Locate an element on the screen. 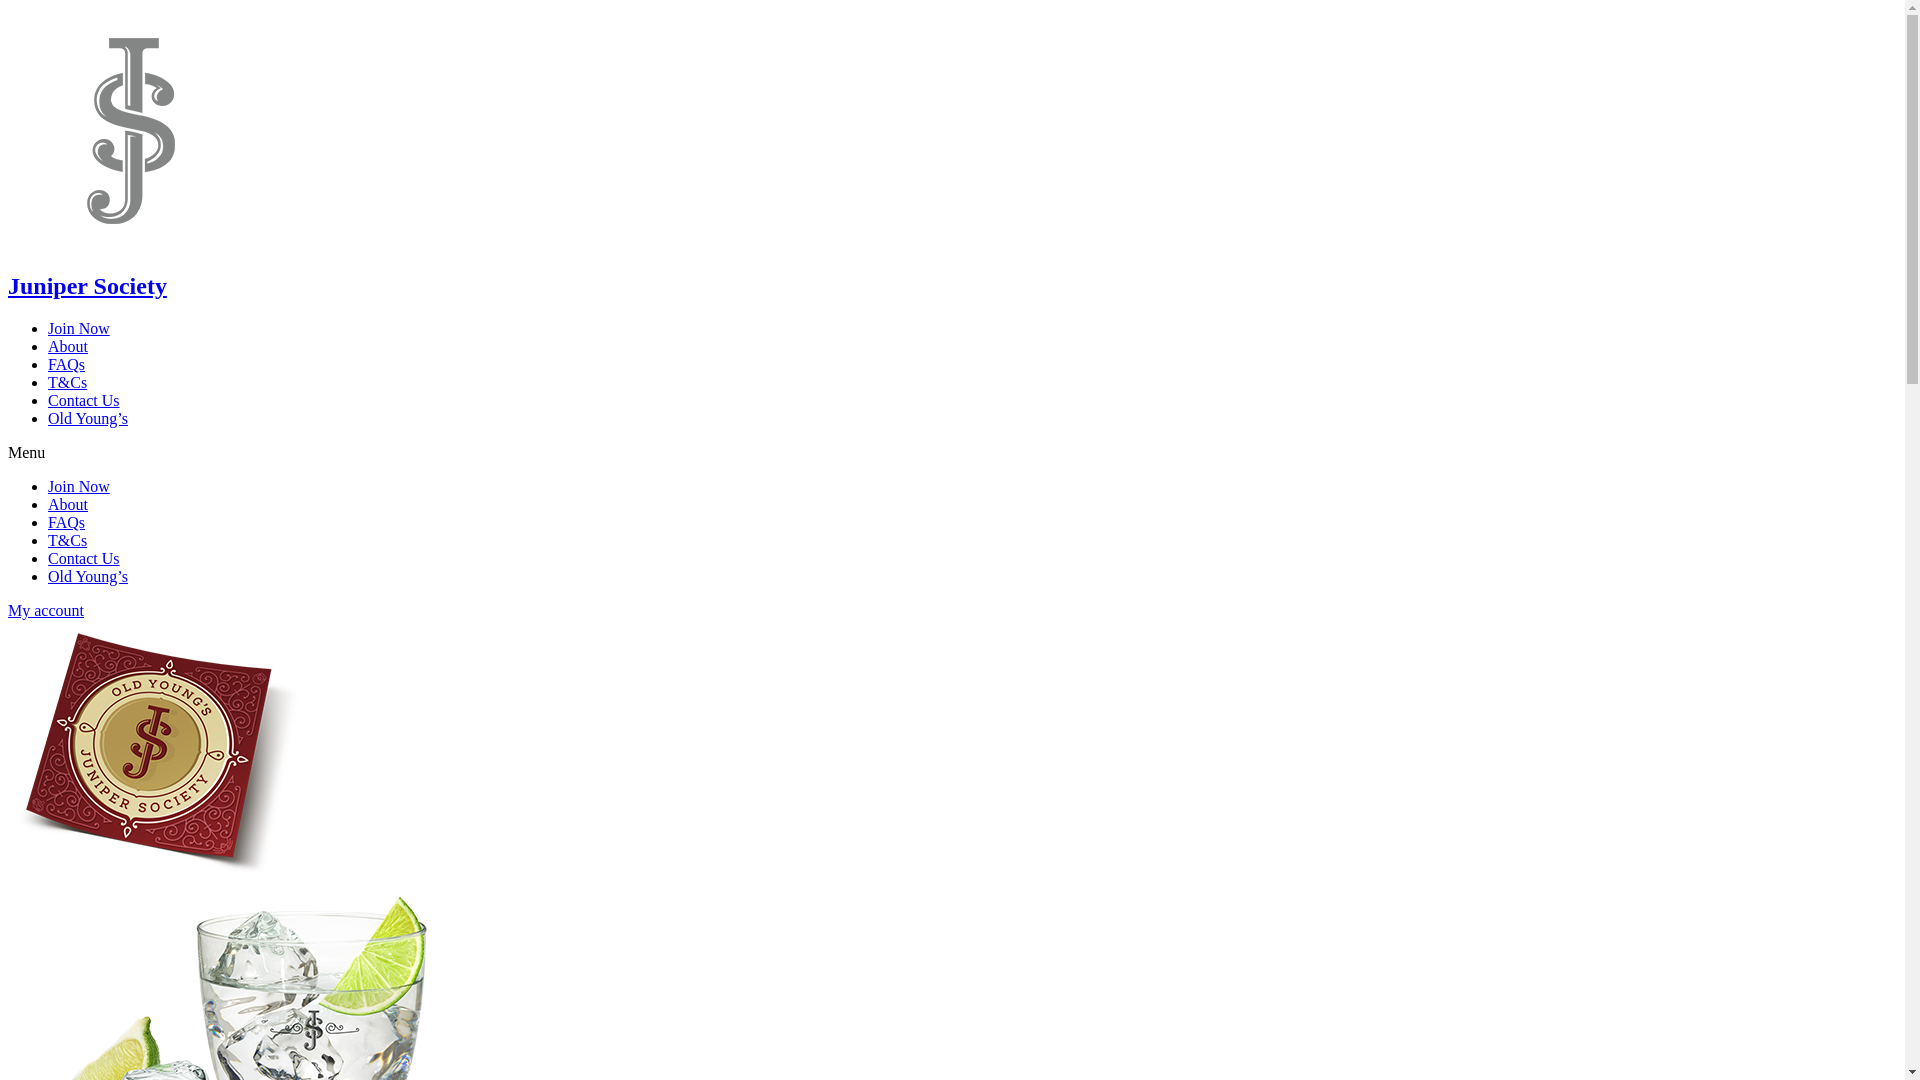 This screenshot has height=1080, width=1920. 'T&Cs' is located at coordinates (67, 540).